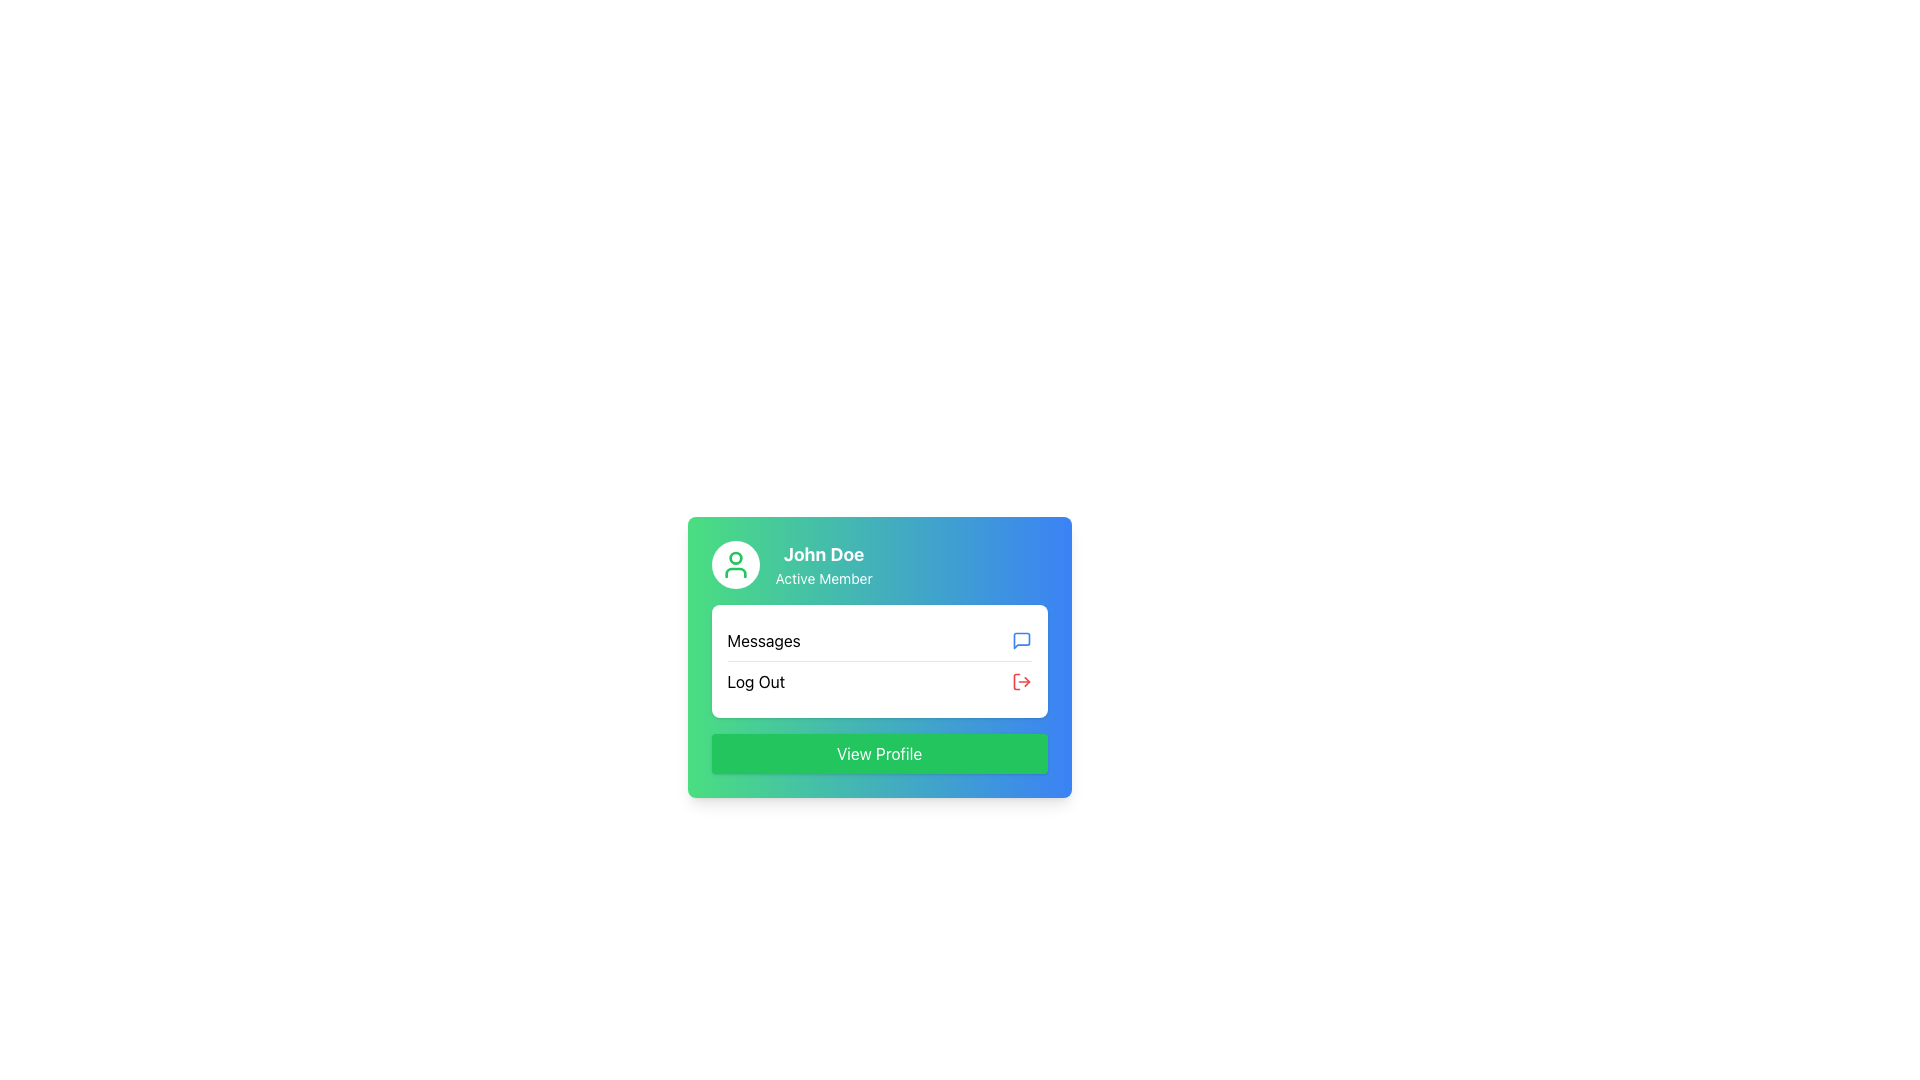  Describe the element at coordinates (734, 564) in the screenshot. I see `the user icon with a green outline that represents a user figure, located in the upper left of the profile card for user actions` at that location.